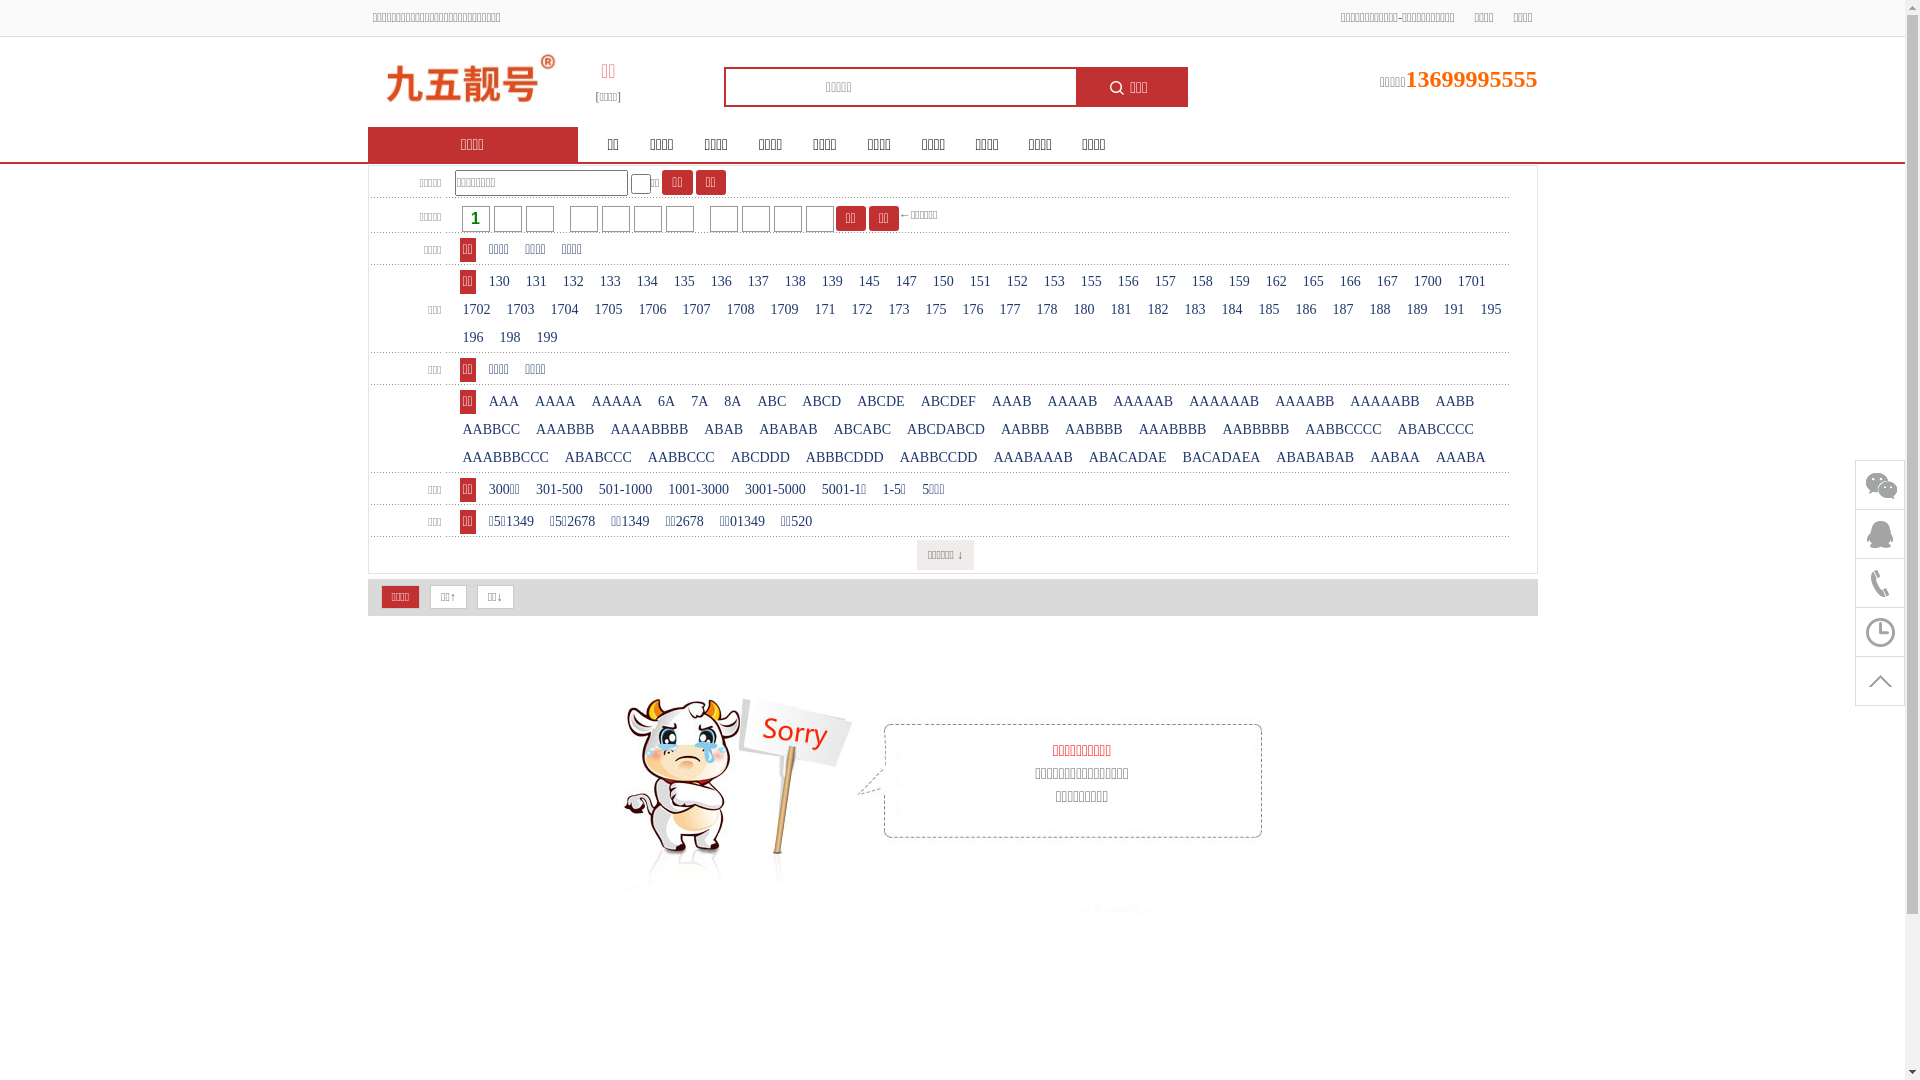 The width and height of the screenshot is (1920, 1080). What do you see at coordinates (934, 309) in the screenshot?
I see `'175'` at bounding box center [934, 309].